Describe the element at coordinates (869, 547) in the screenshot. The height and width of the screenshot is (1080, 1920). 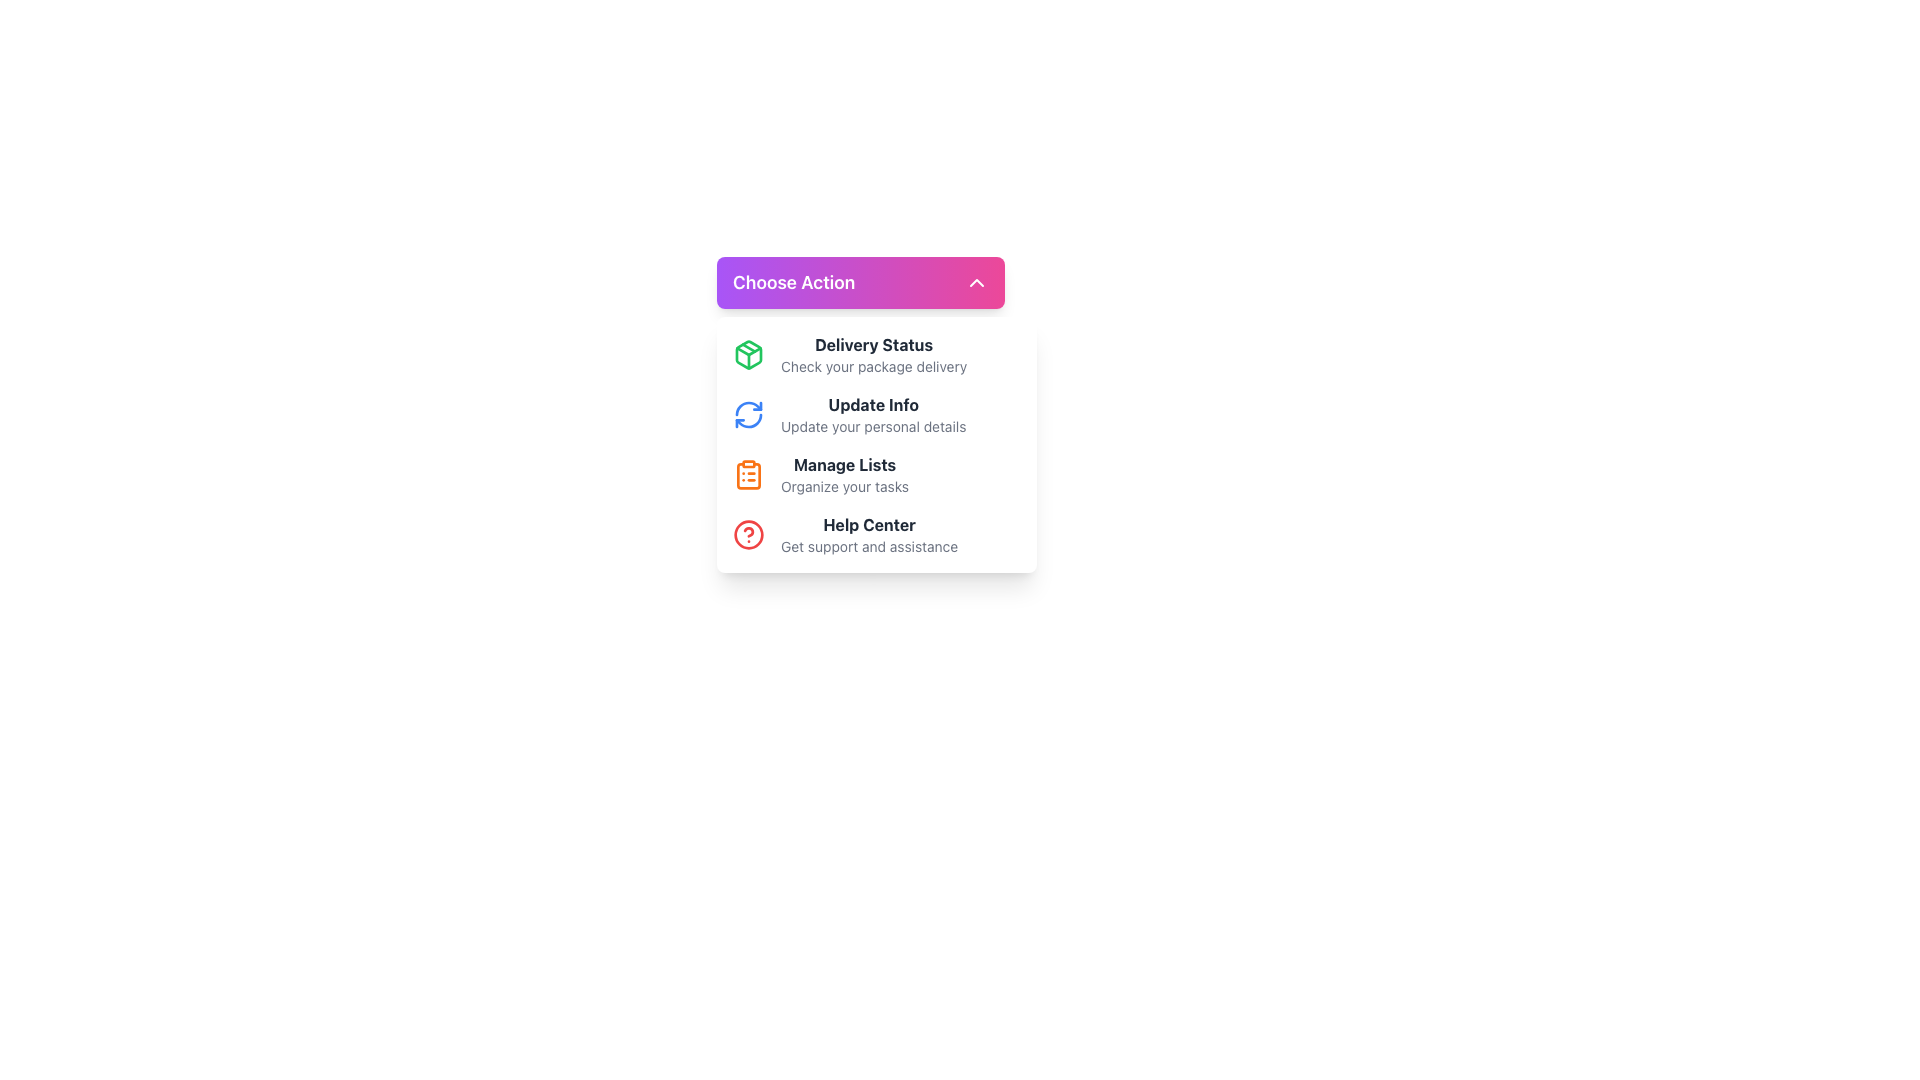
I see `text label that says 'Get support and assistance.' located below the 'Help Center' title in the dropdown interface` at that location.